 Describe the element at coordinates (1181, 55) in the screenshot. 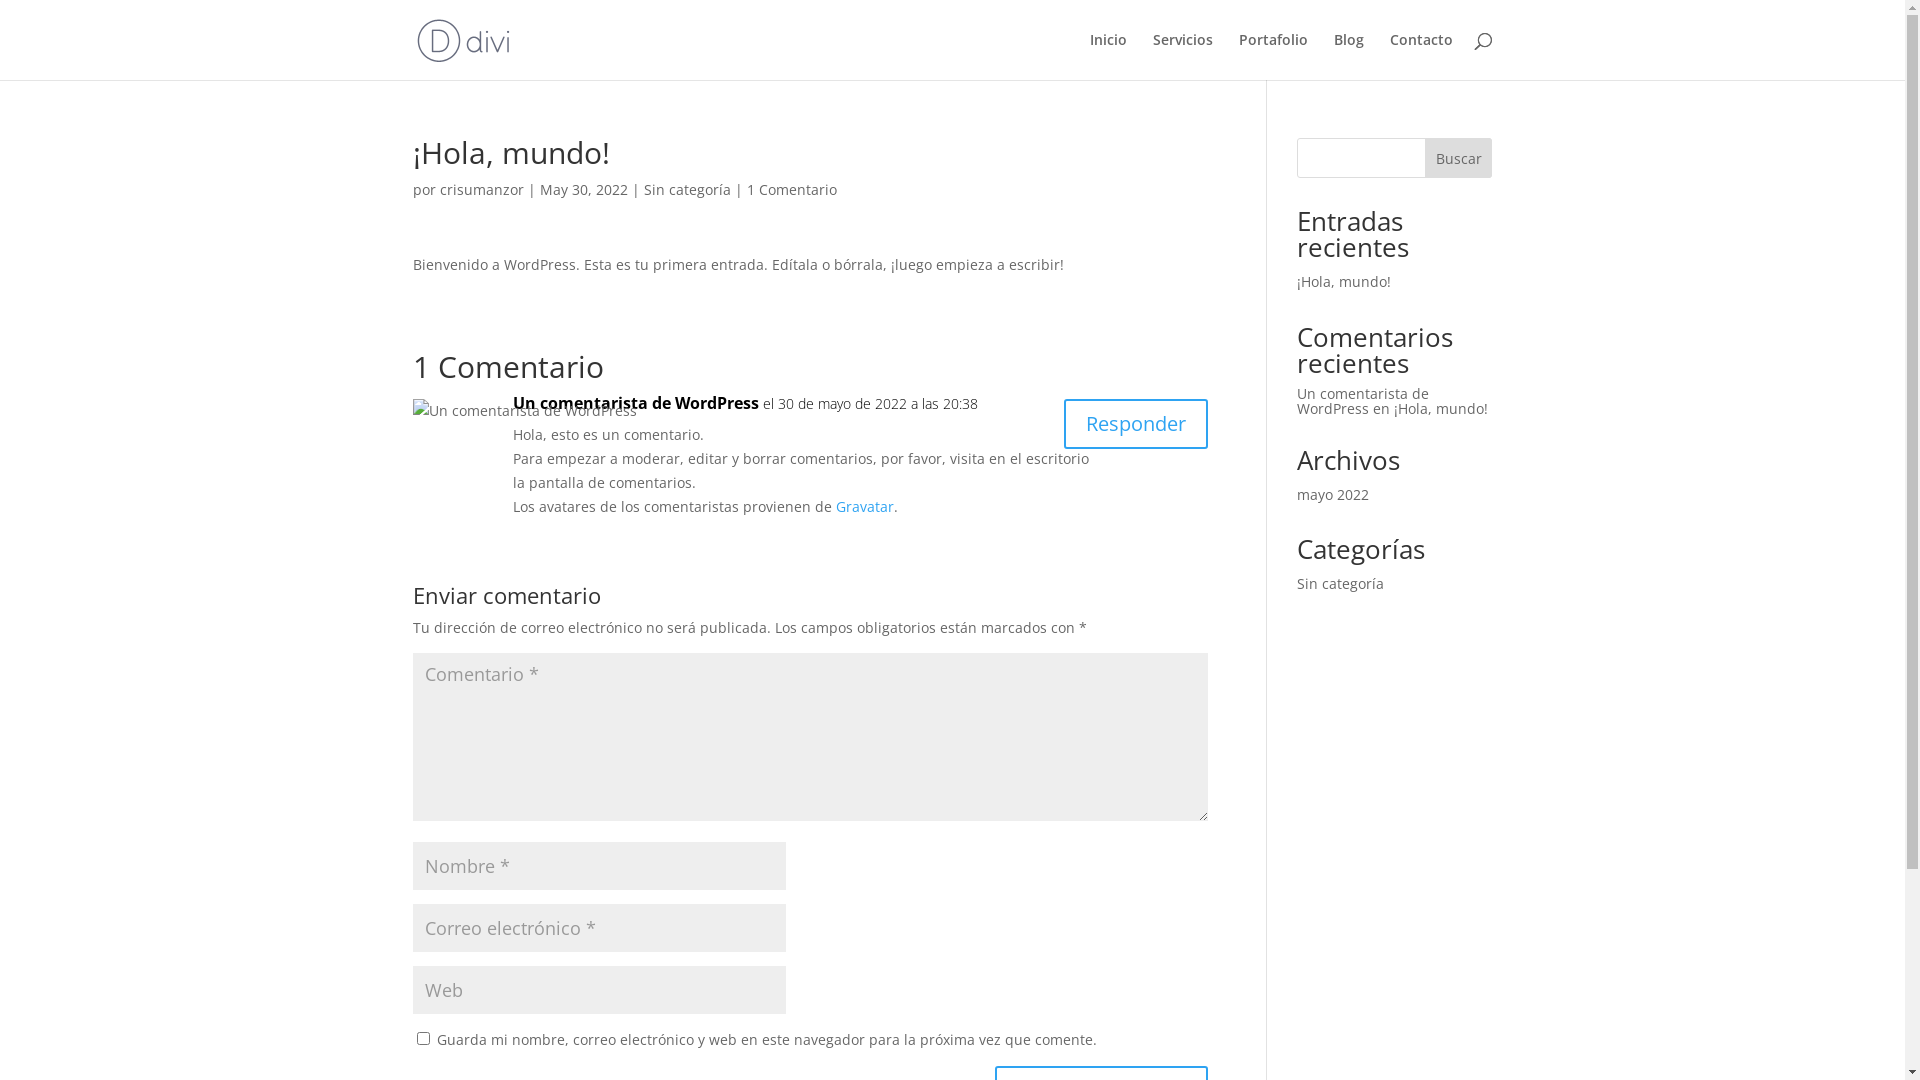

I see `'Servicios'` at that location.